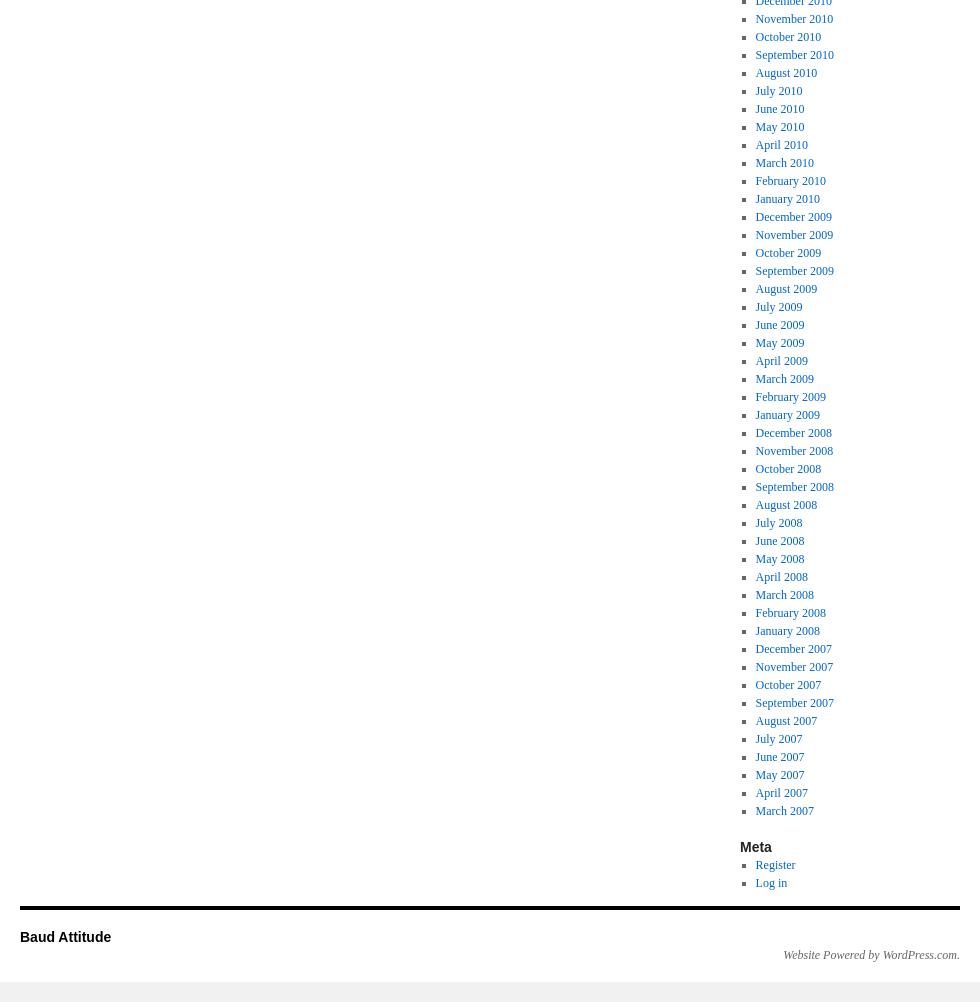  What do you see at coordinates (785, 287) in the screenshot?
I see `'August 2009'` at bounding box center [785, 287].